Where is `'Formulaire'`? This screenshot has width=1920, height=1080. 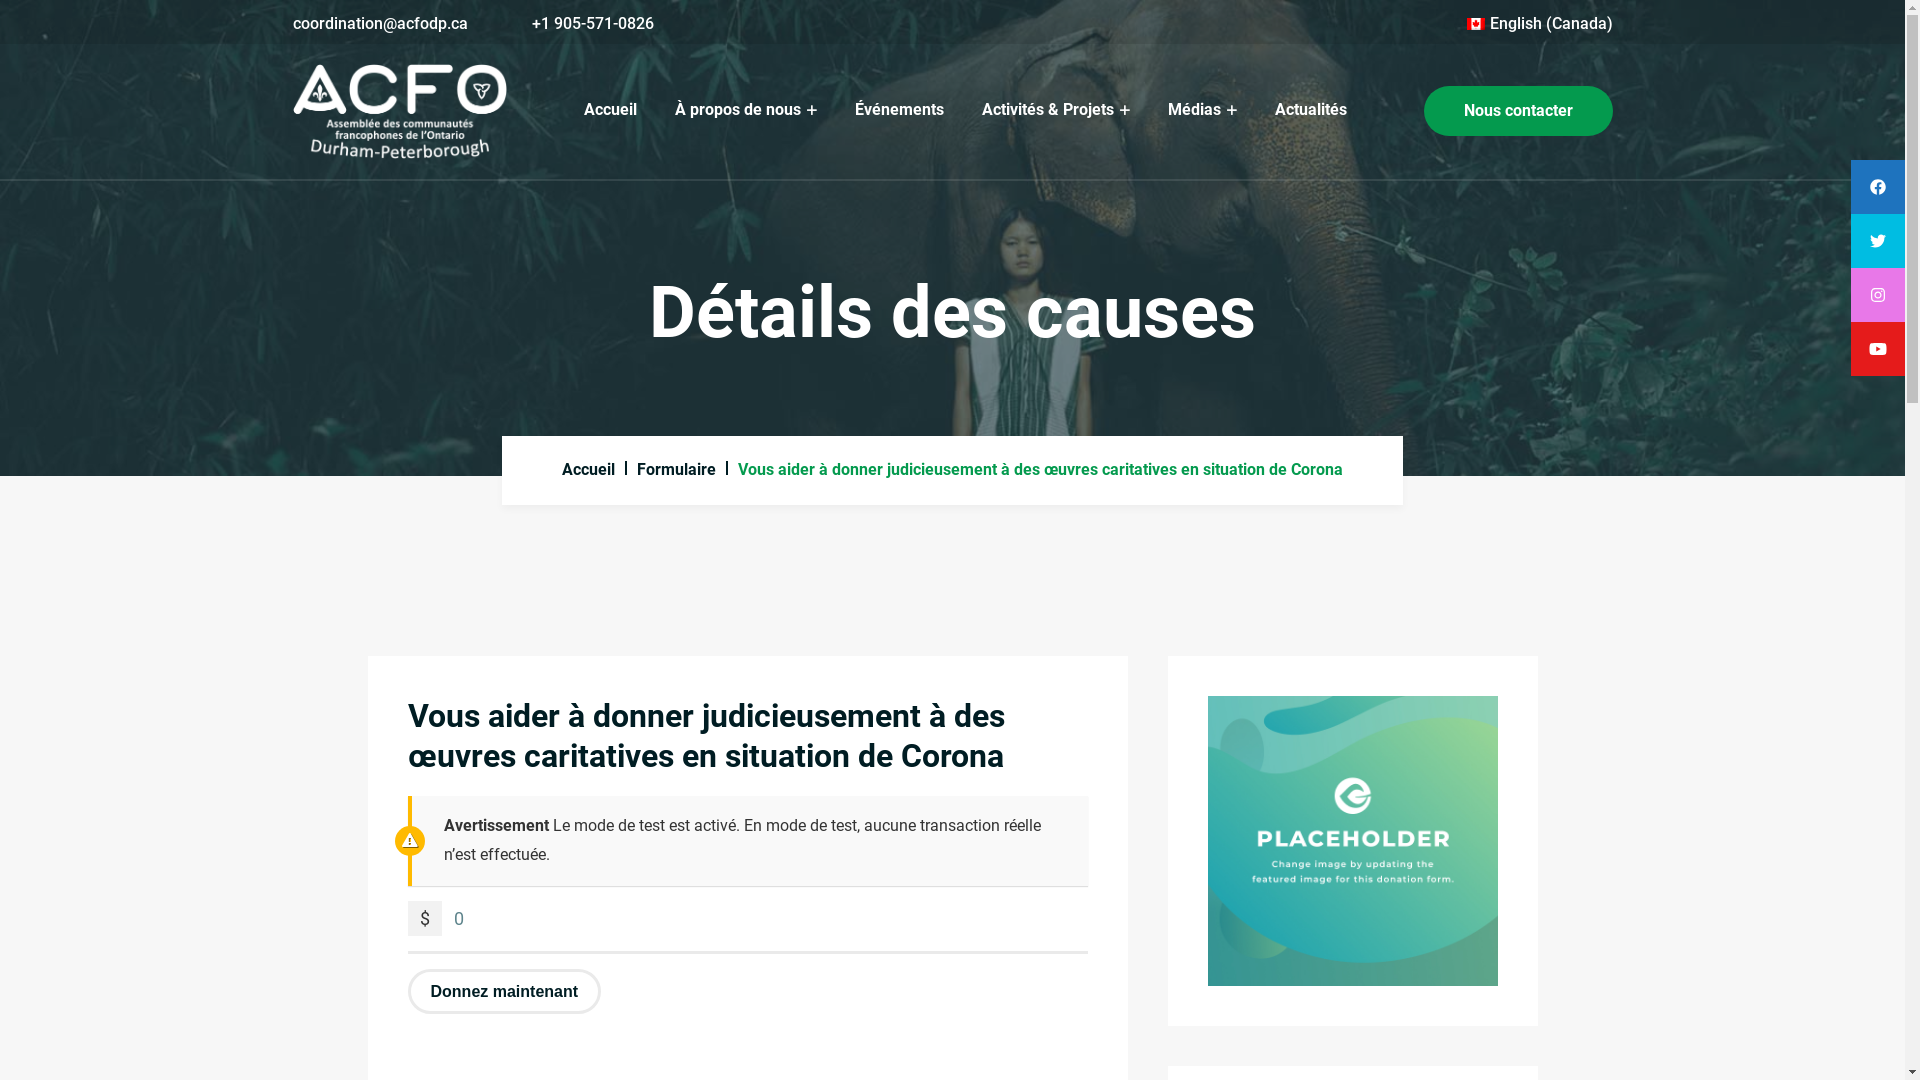 'Formulaire' is located at coordinates (676, 469).